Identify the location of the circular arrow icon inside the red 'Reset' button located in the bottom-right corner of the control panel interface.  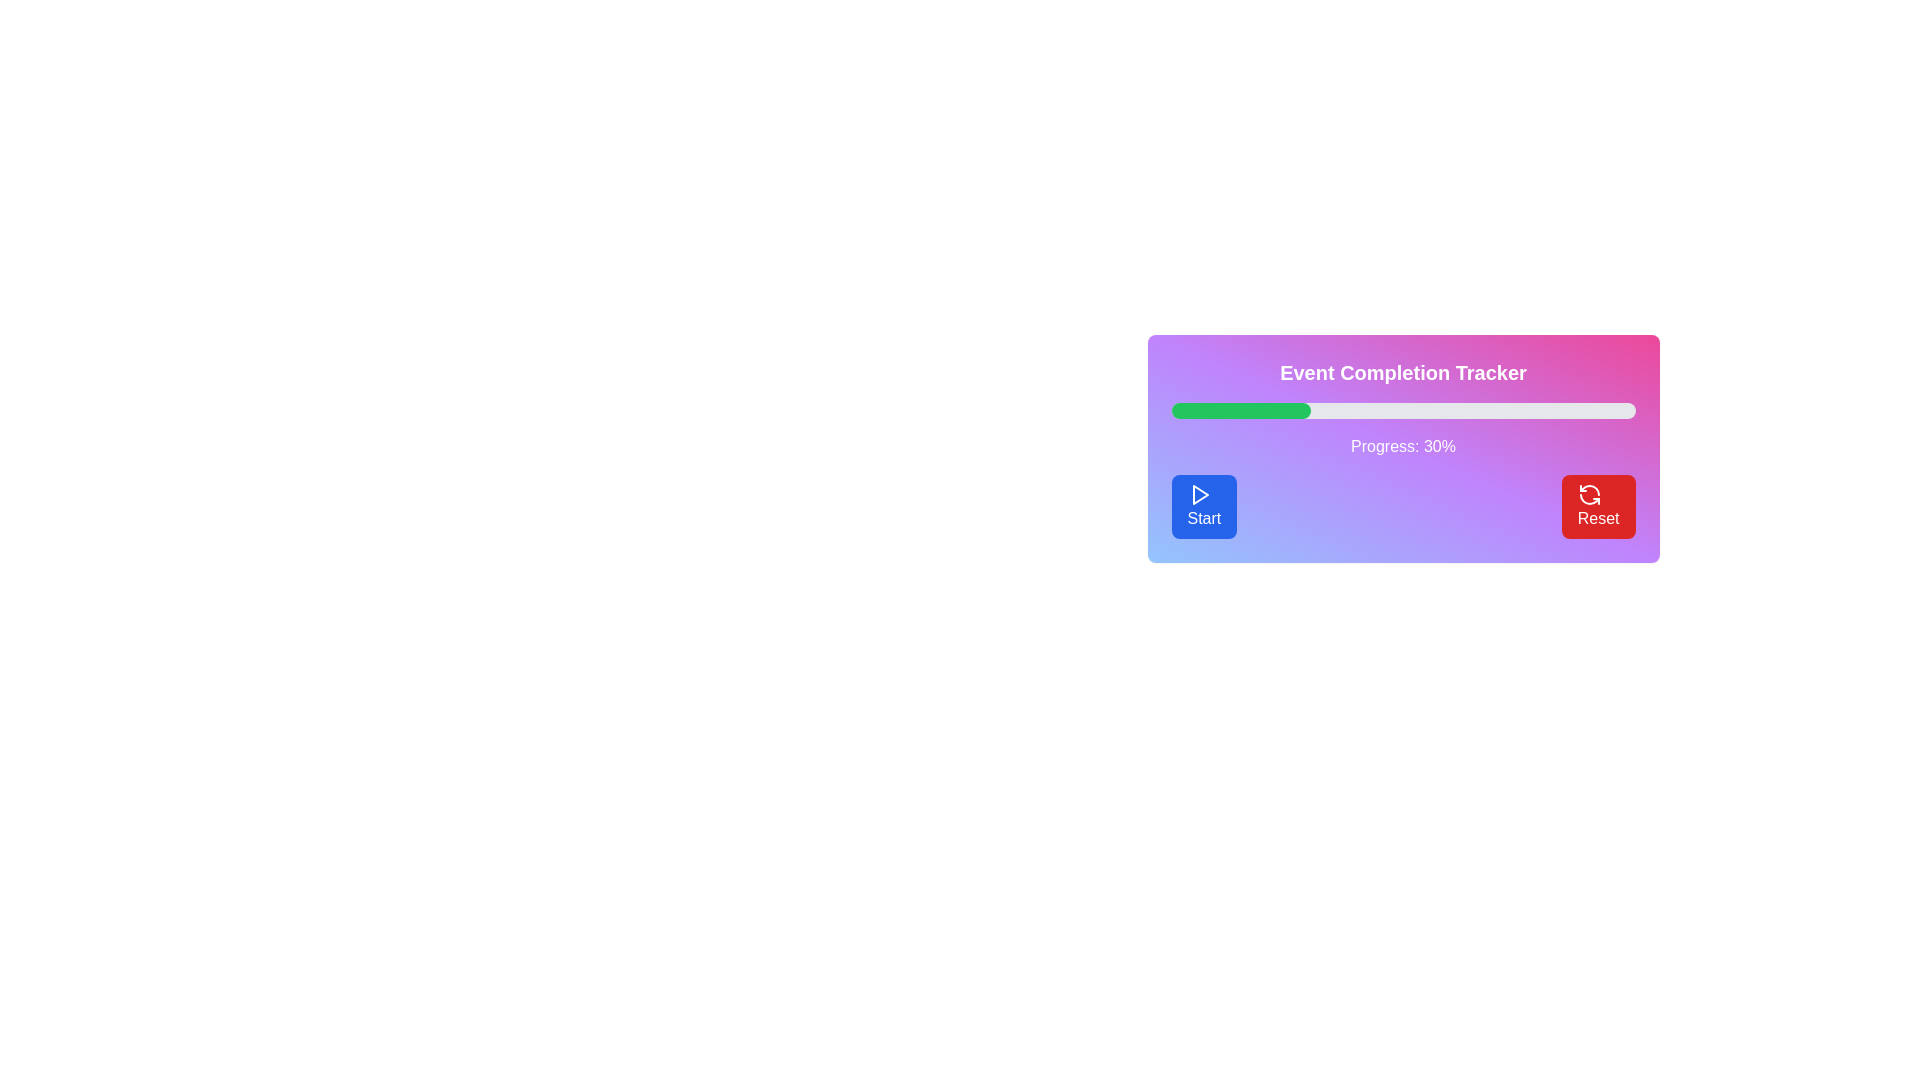
(1588, 494).